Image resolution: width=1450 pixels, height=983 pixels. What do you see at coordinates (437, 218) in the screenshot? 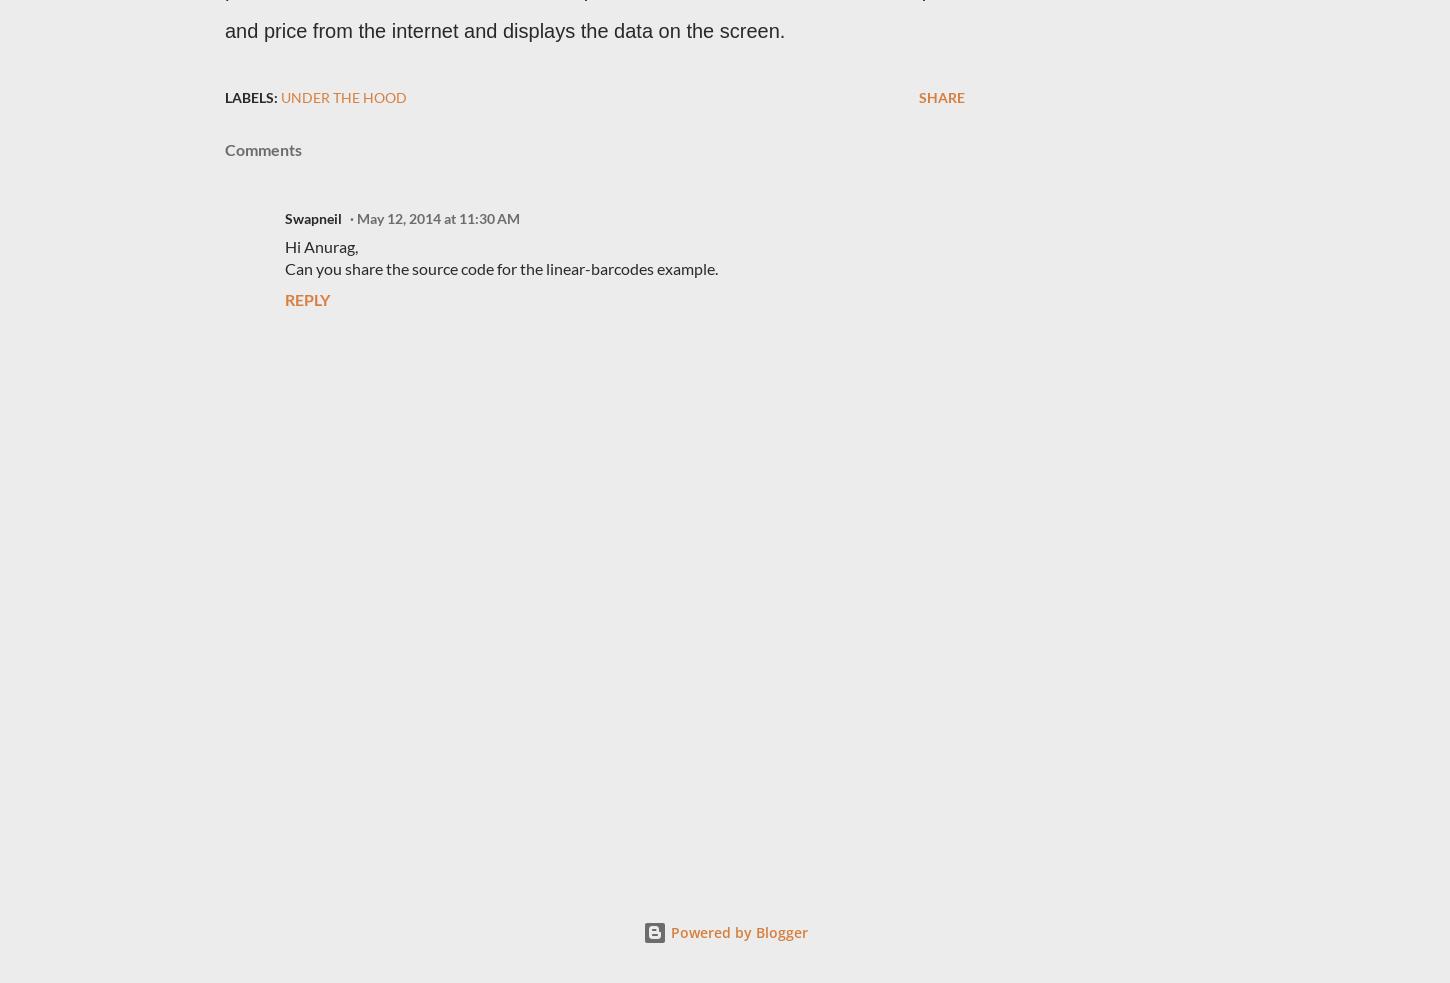
I see `'May 12, 2014 at 11:30 AM'` at bounding box center [437, 218].